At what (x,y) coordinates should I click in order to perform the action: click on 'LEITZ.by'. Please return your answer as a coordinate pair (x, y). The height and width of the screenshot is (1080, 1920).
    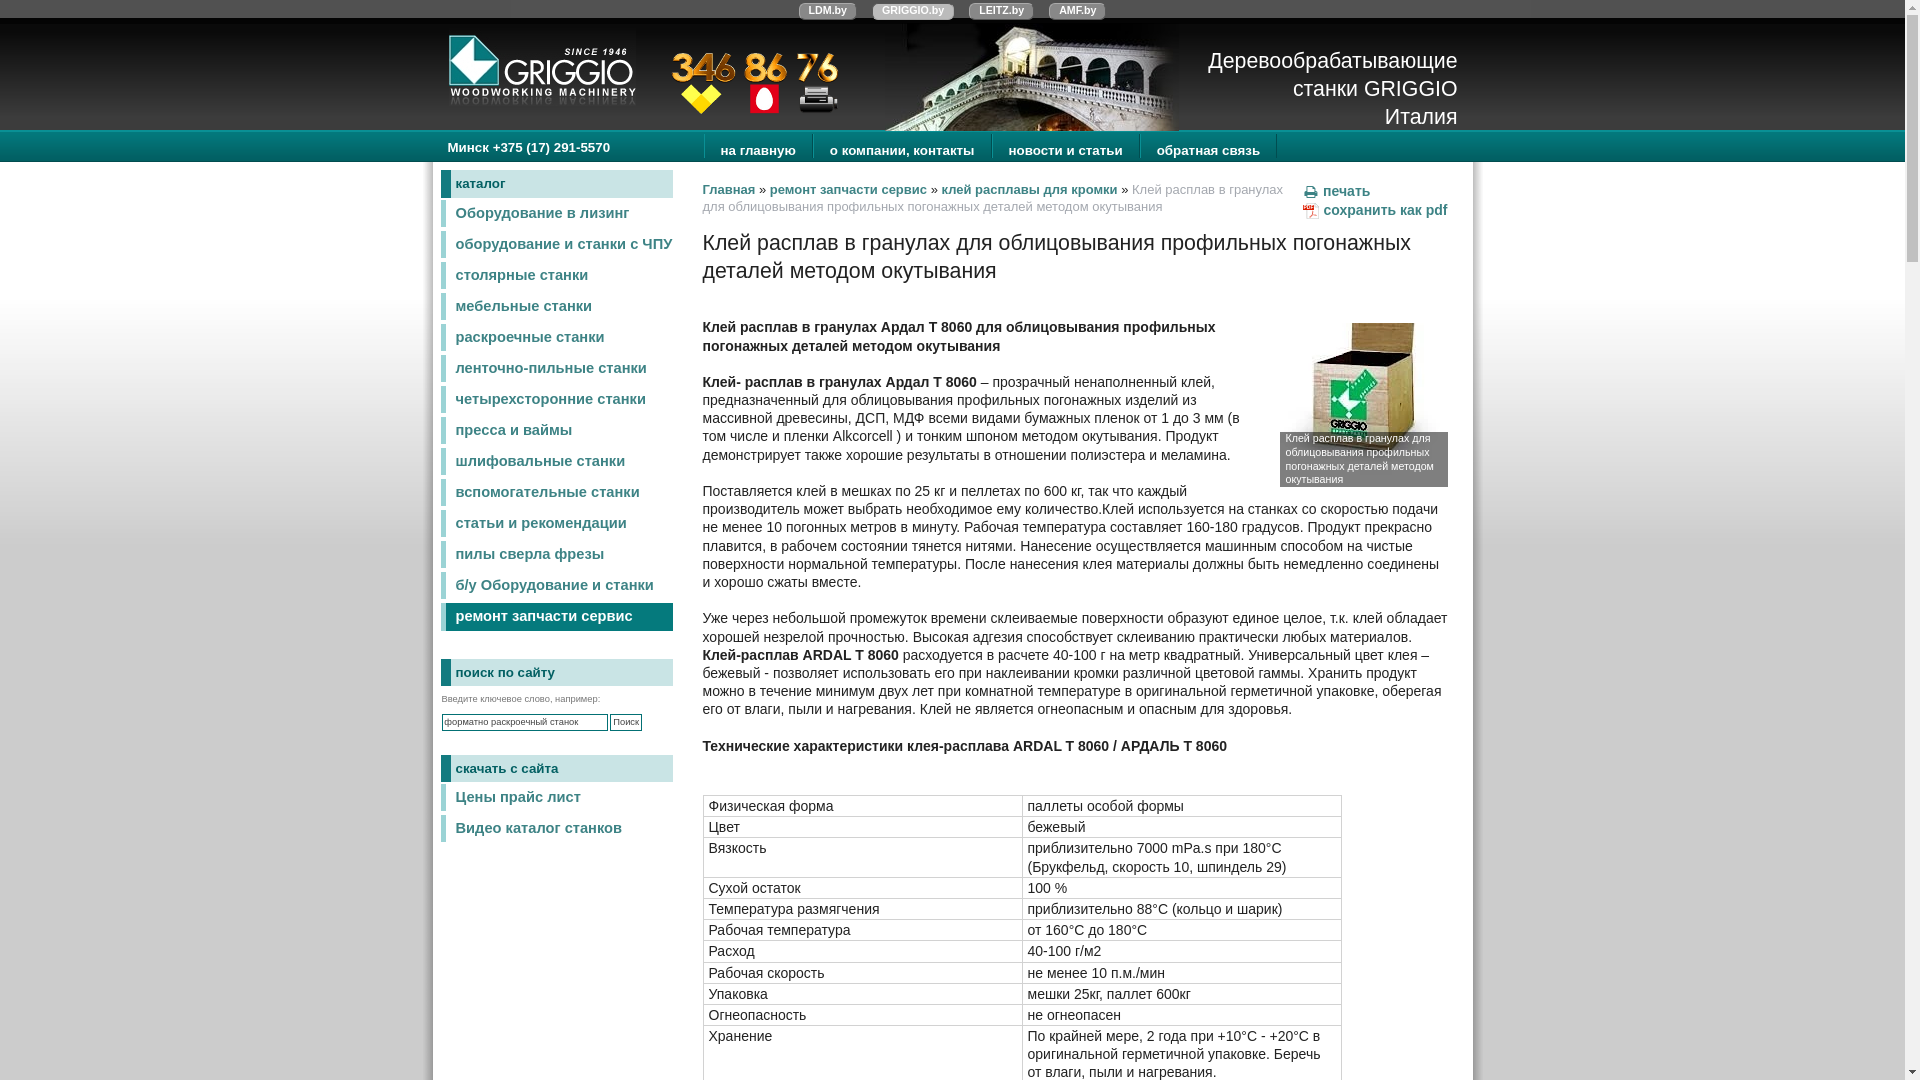
    Looking at the image, I should click on (1001, 11).